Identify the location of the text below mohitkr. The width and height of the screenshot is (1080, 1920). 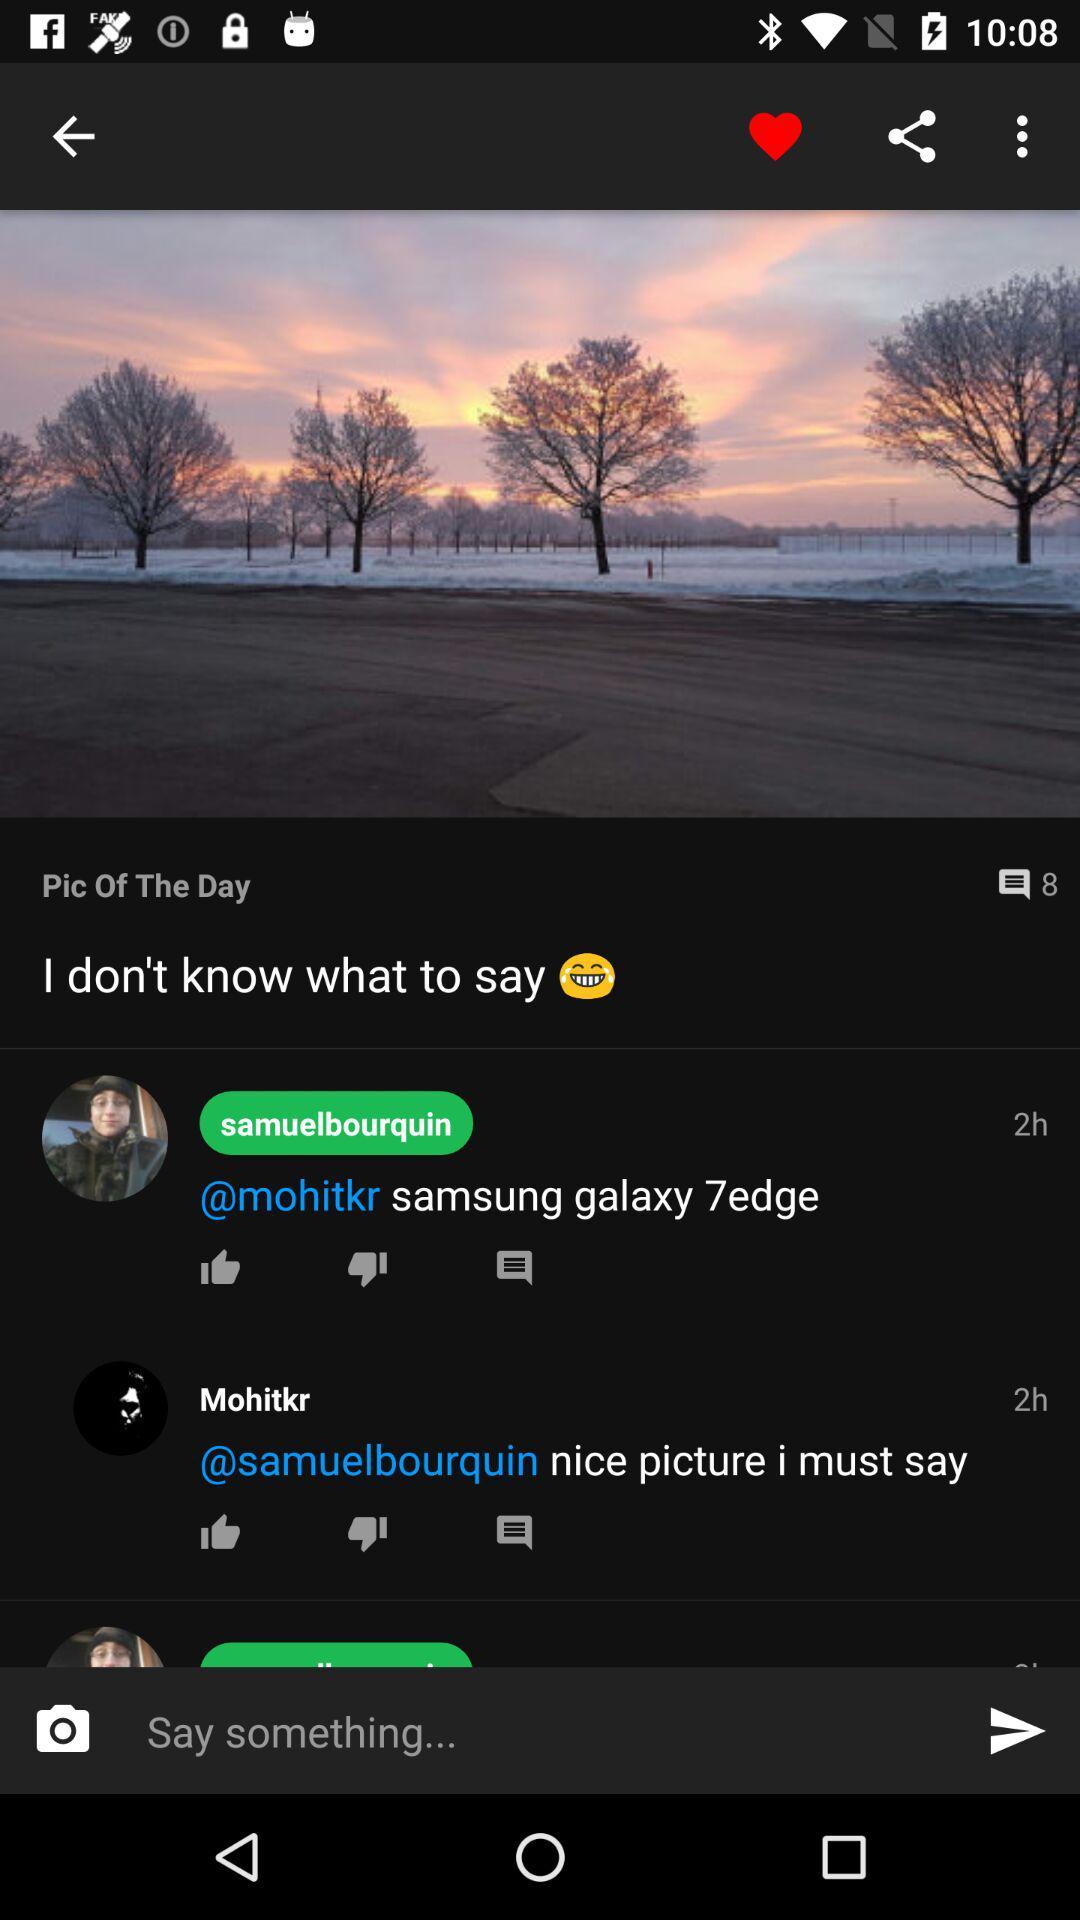
(626, 1458).